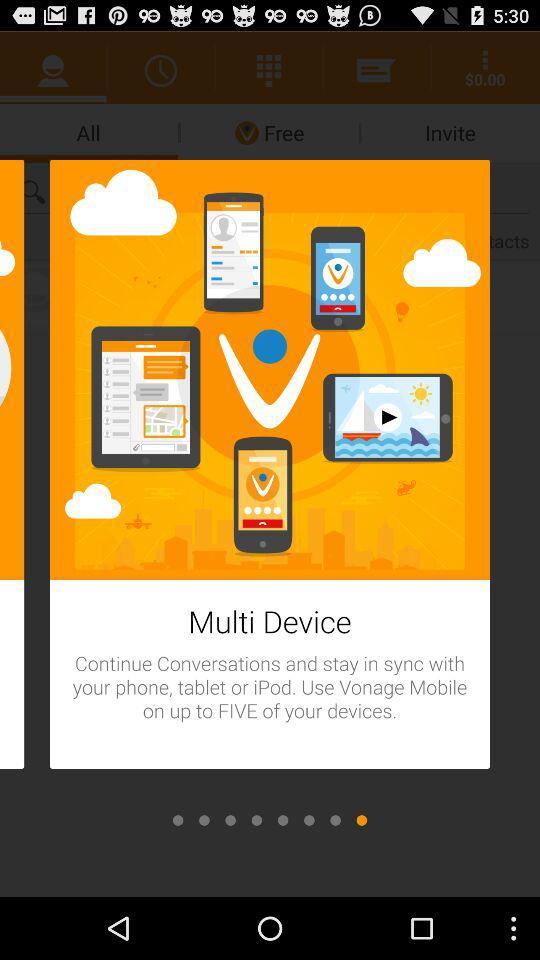  What do you see at coordinates (309, 820) in the screenshot?
I see `anotherpage` at bounding box center [309, 820].